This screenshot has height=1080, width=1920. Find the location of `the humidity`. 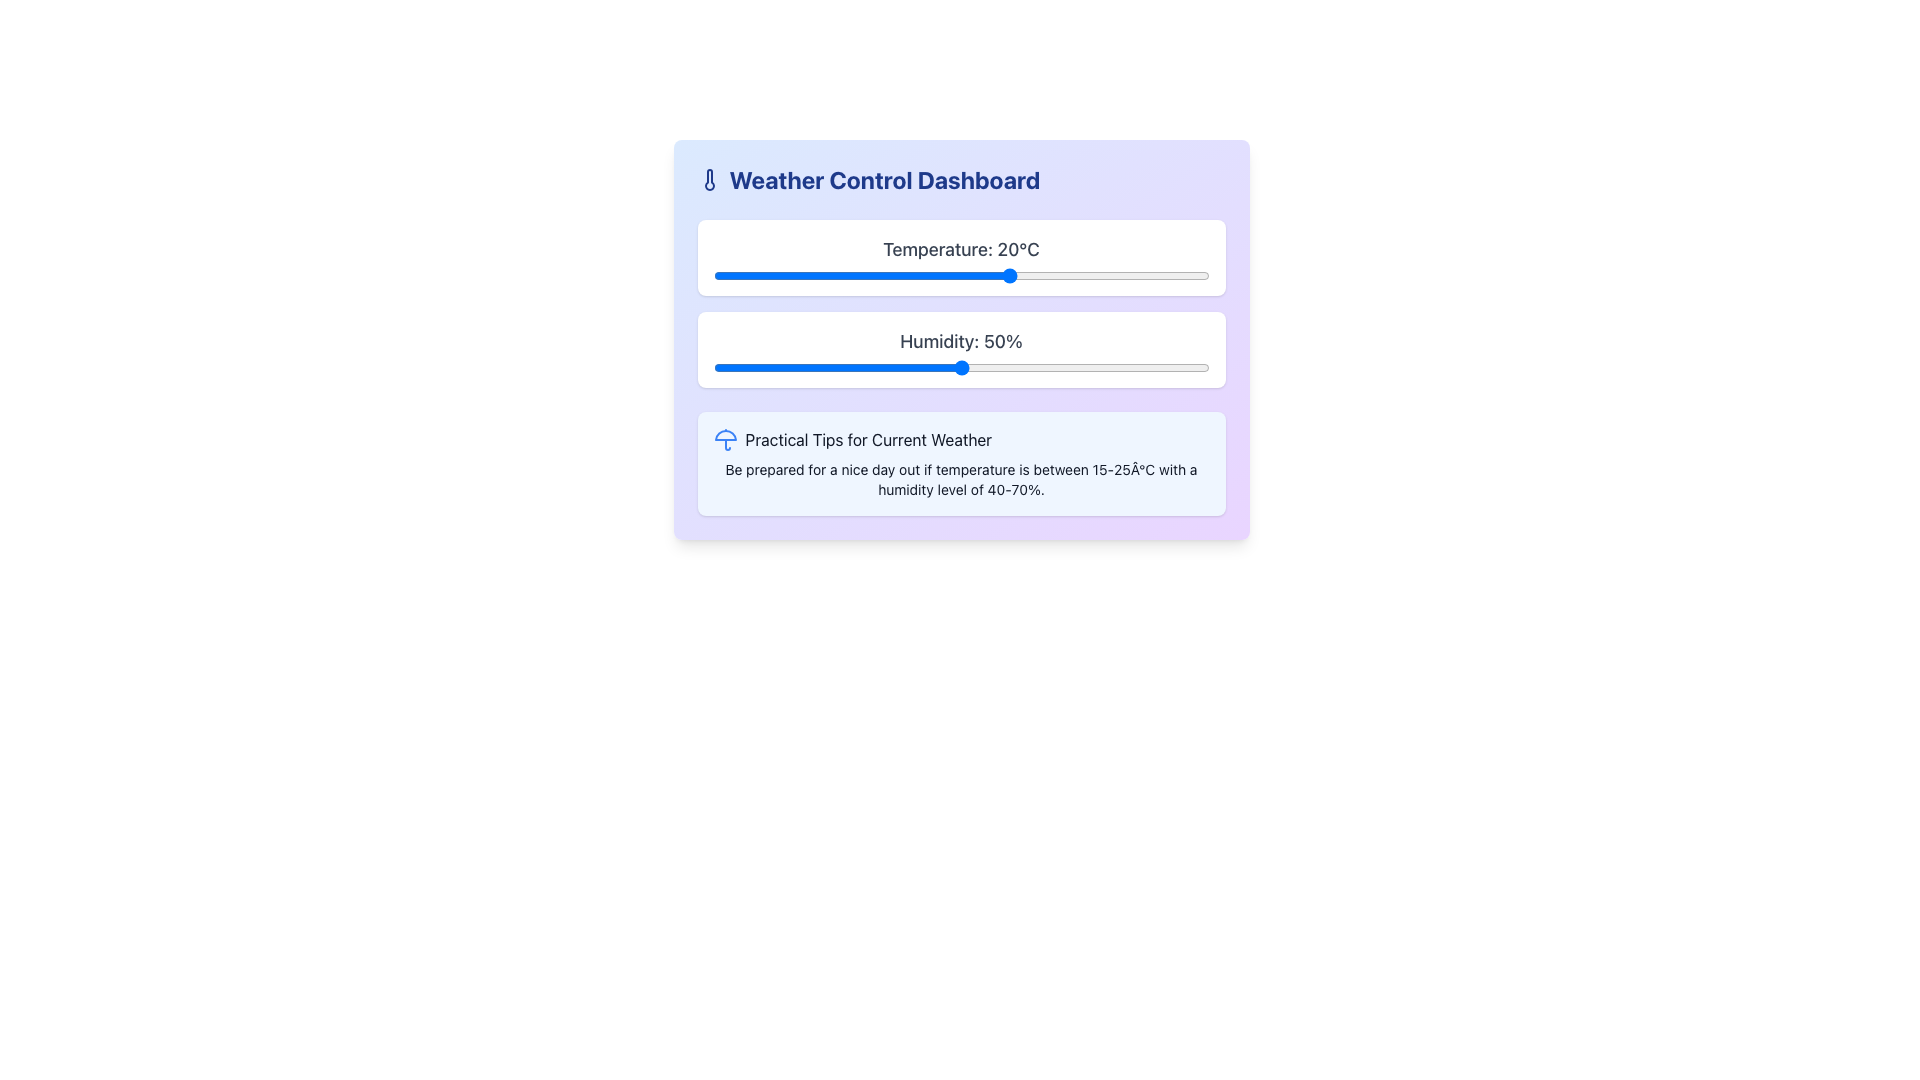

the humidity is located at coordinates (1194, 367).